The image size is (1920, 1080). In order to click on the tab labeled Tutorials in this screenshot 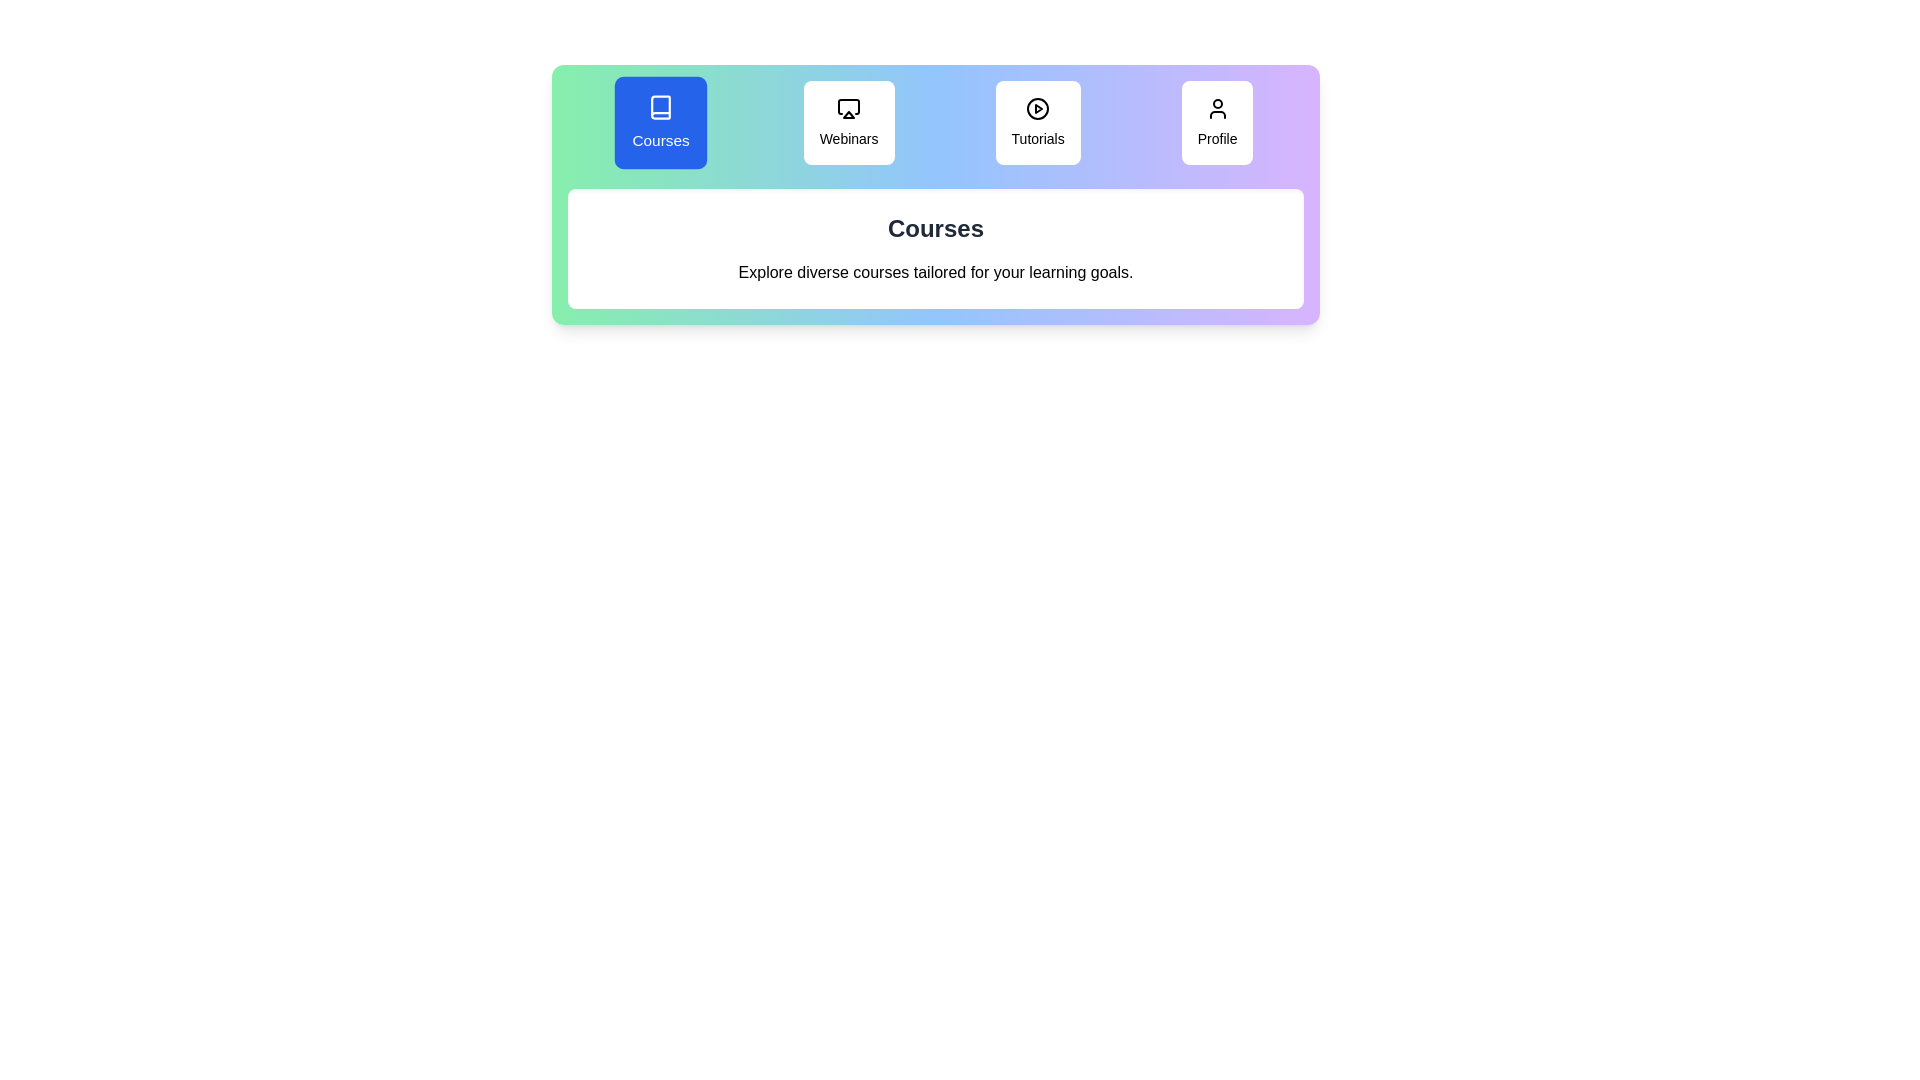, I will do `click(1038, 123)`.